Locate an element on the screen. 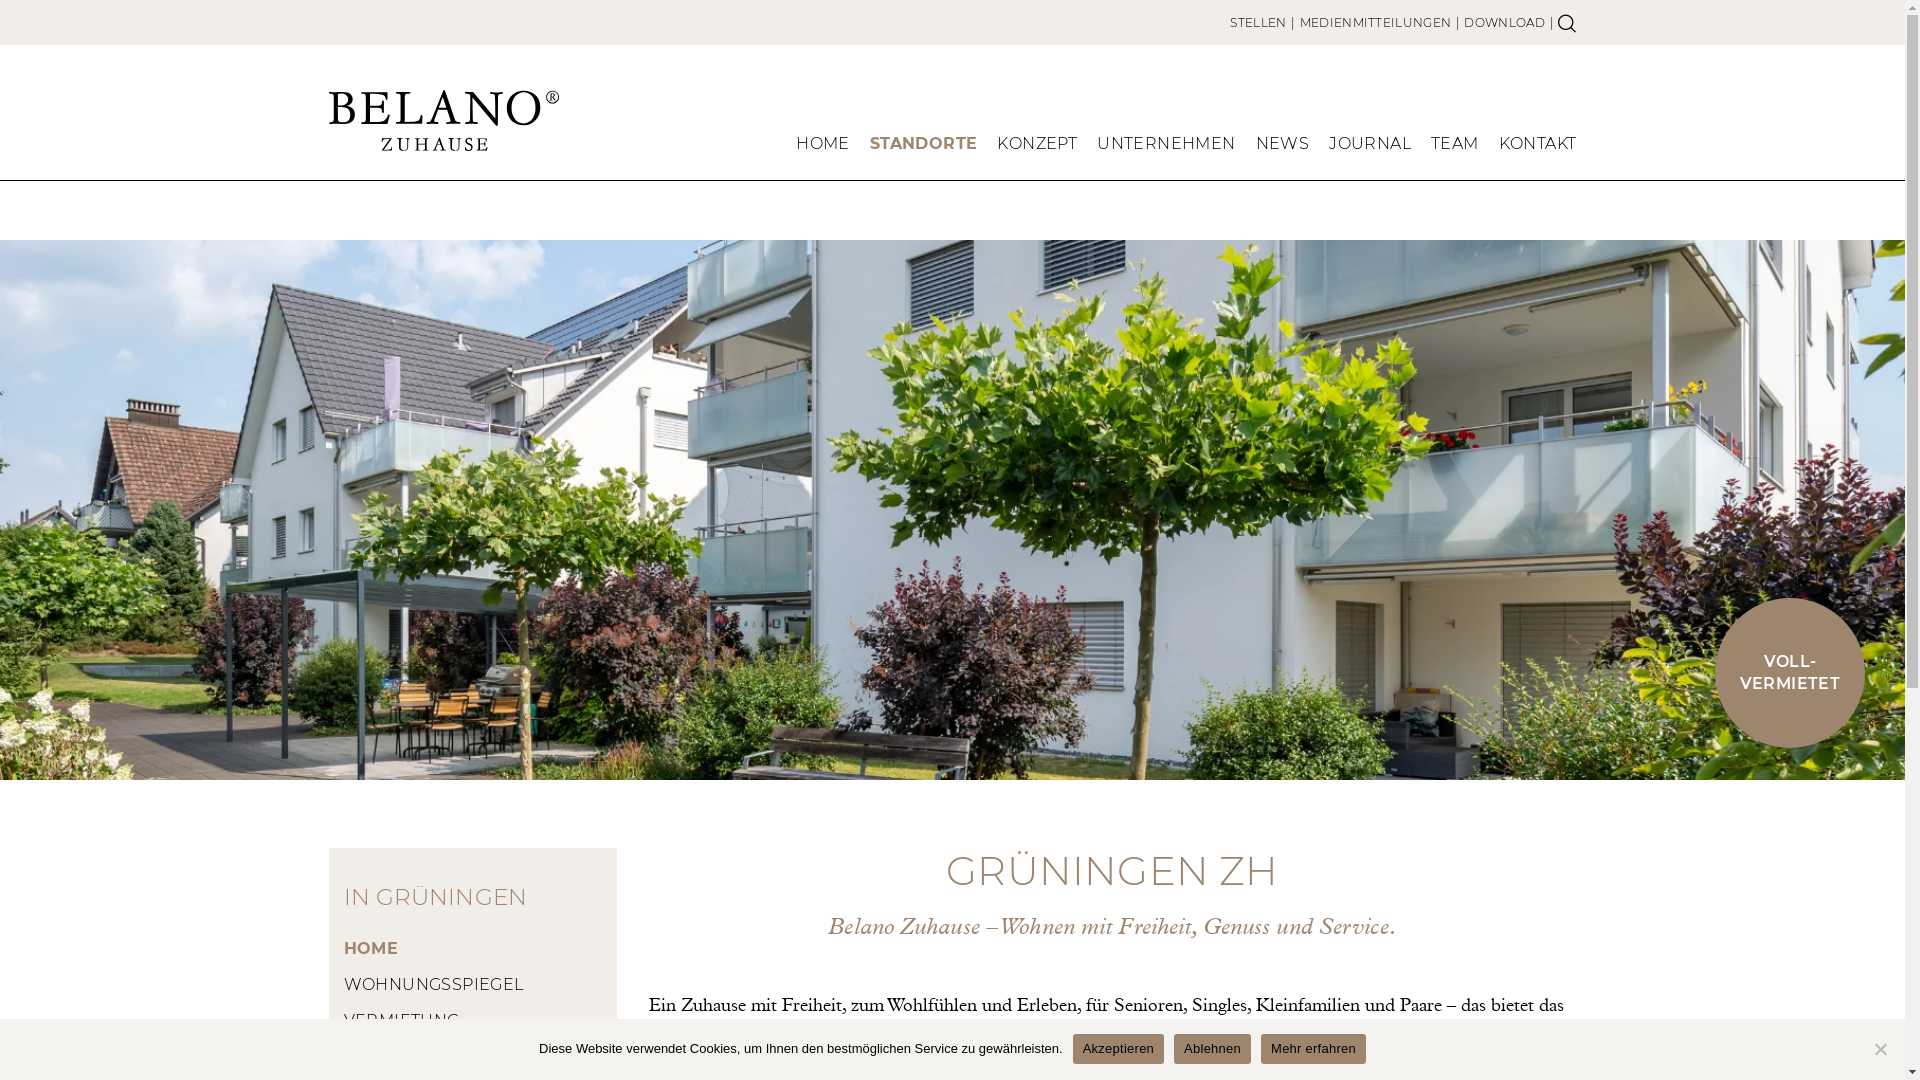  'KONTAKT' is located at coordinates (1536, 146).